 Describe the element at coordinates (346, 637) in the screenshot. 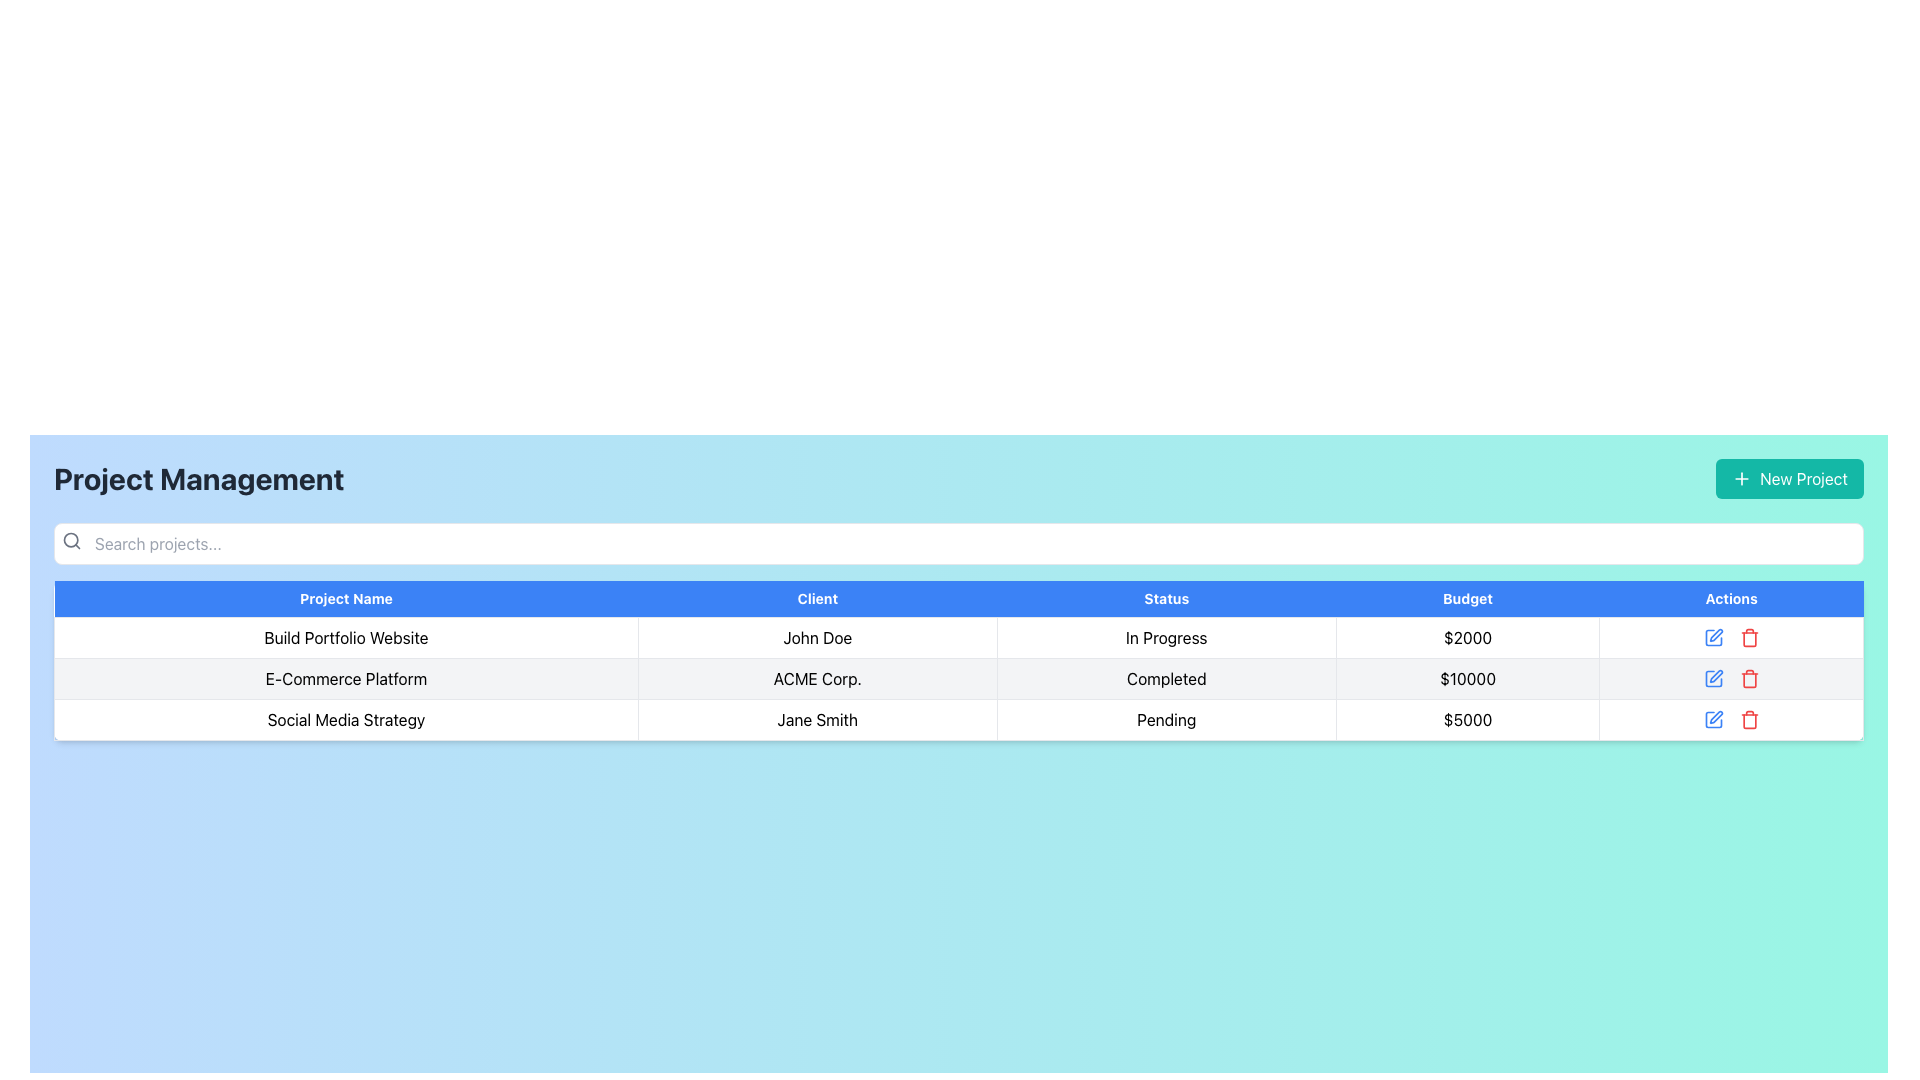

I see `the Text Label that identifies the project titled 'Build Portfolio Website' located in the first row under the 'Project Name' column of the table` at that location.